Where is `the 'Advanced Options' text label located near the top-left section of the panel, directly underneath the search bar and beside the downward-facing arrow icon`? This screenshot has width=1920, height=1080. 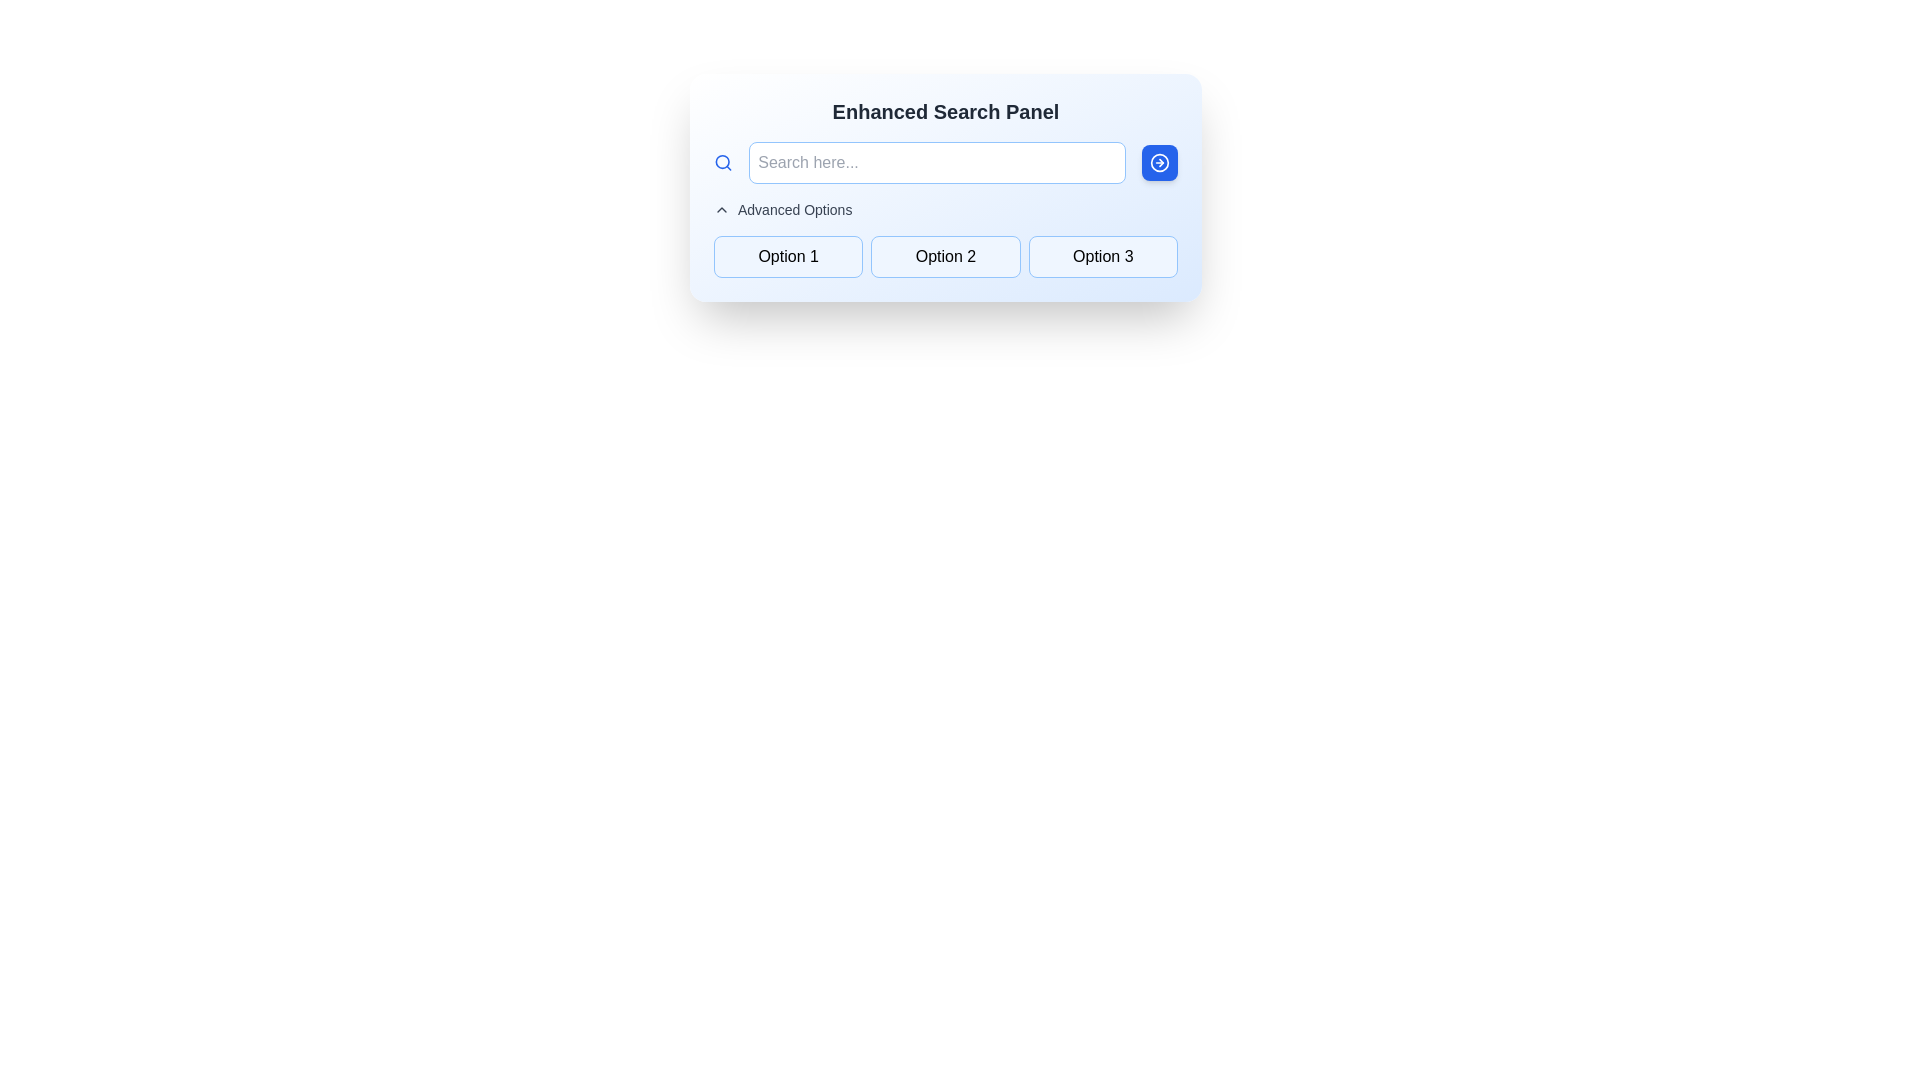 the 'Advanced Options' text label located near the top-left section of the panel, directly underneath the search bar and beside the downward-facing arrow icon is located at coordinates (794, 209).